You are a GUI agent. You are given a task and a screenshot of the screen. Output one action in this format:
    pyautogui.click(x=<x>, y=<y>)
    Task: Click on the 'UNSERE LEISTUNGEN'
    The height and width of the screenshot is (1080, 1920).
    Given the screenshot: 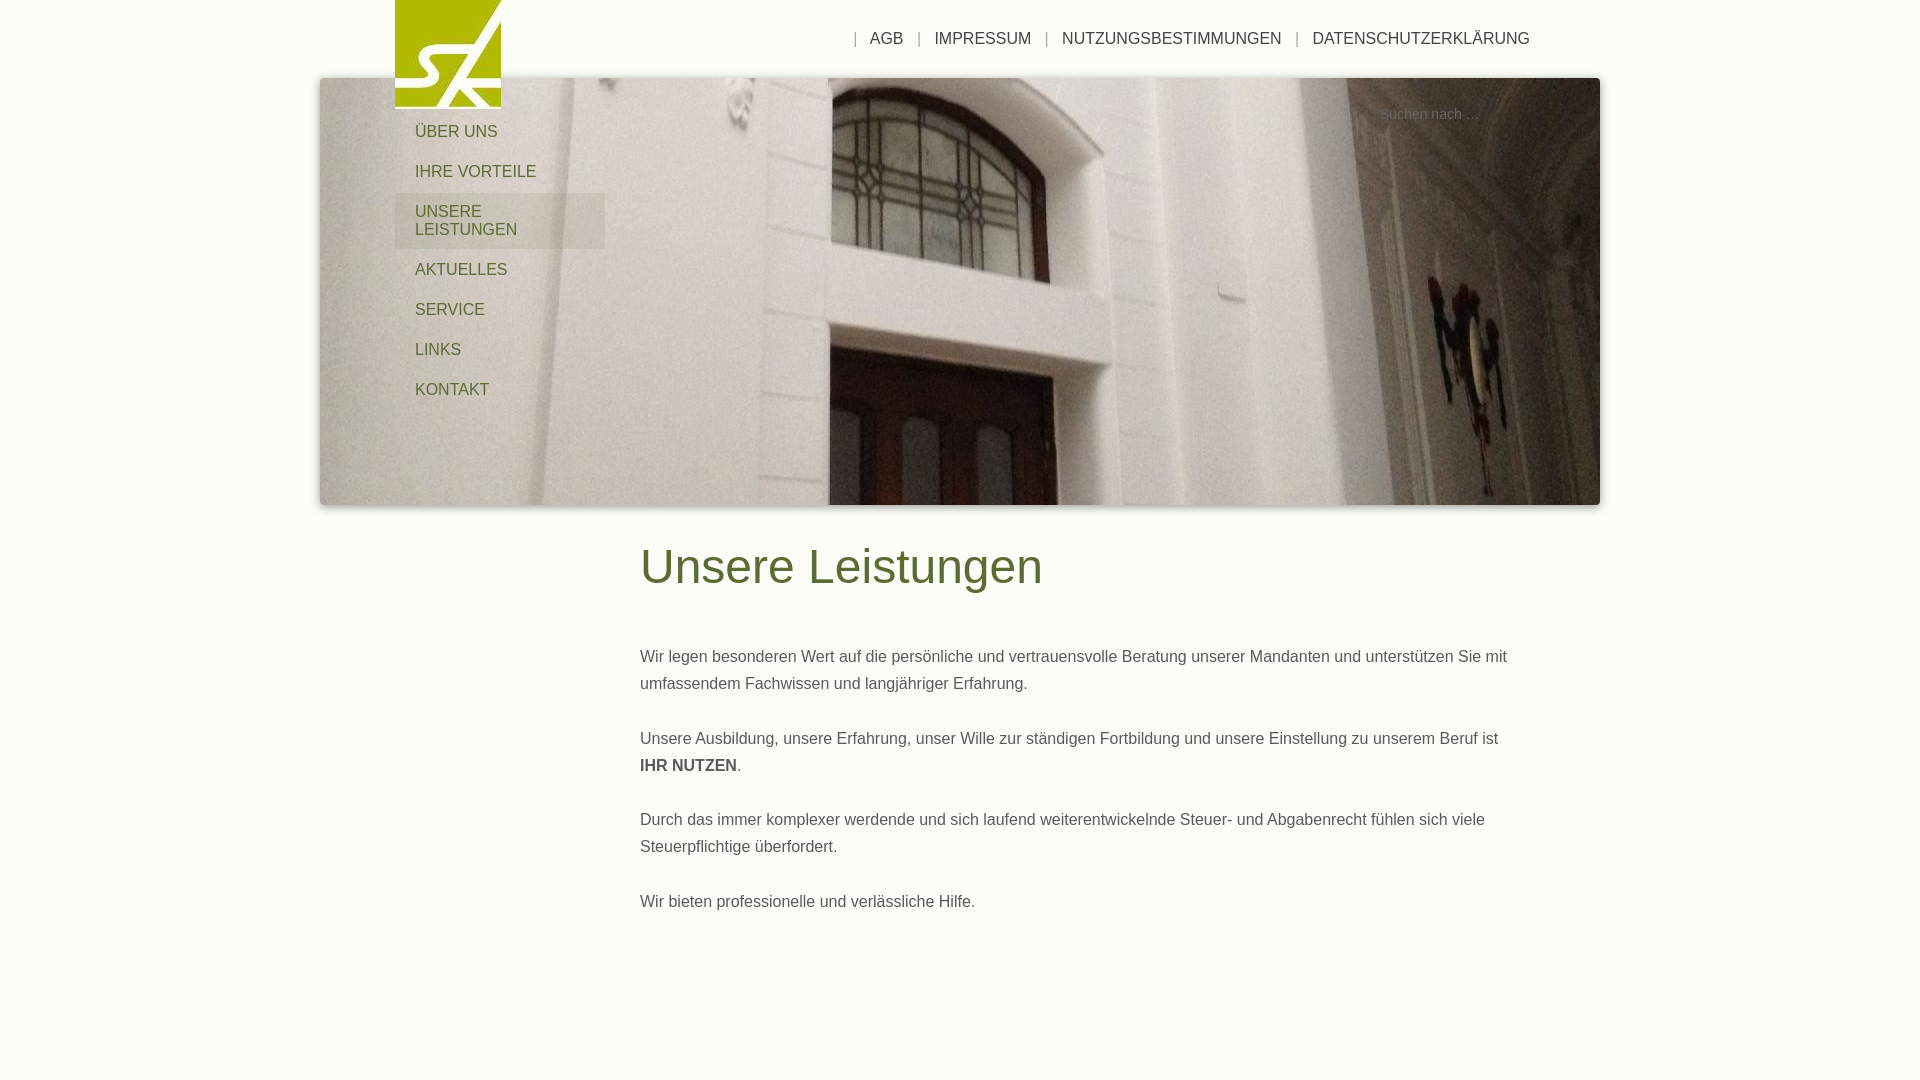 What is the action you would take?
    pyautogui.click(x=499, y=220)
    